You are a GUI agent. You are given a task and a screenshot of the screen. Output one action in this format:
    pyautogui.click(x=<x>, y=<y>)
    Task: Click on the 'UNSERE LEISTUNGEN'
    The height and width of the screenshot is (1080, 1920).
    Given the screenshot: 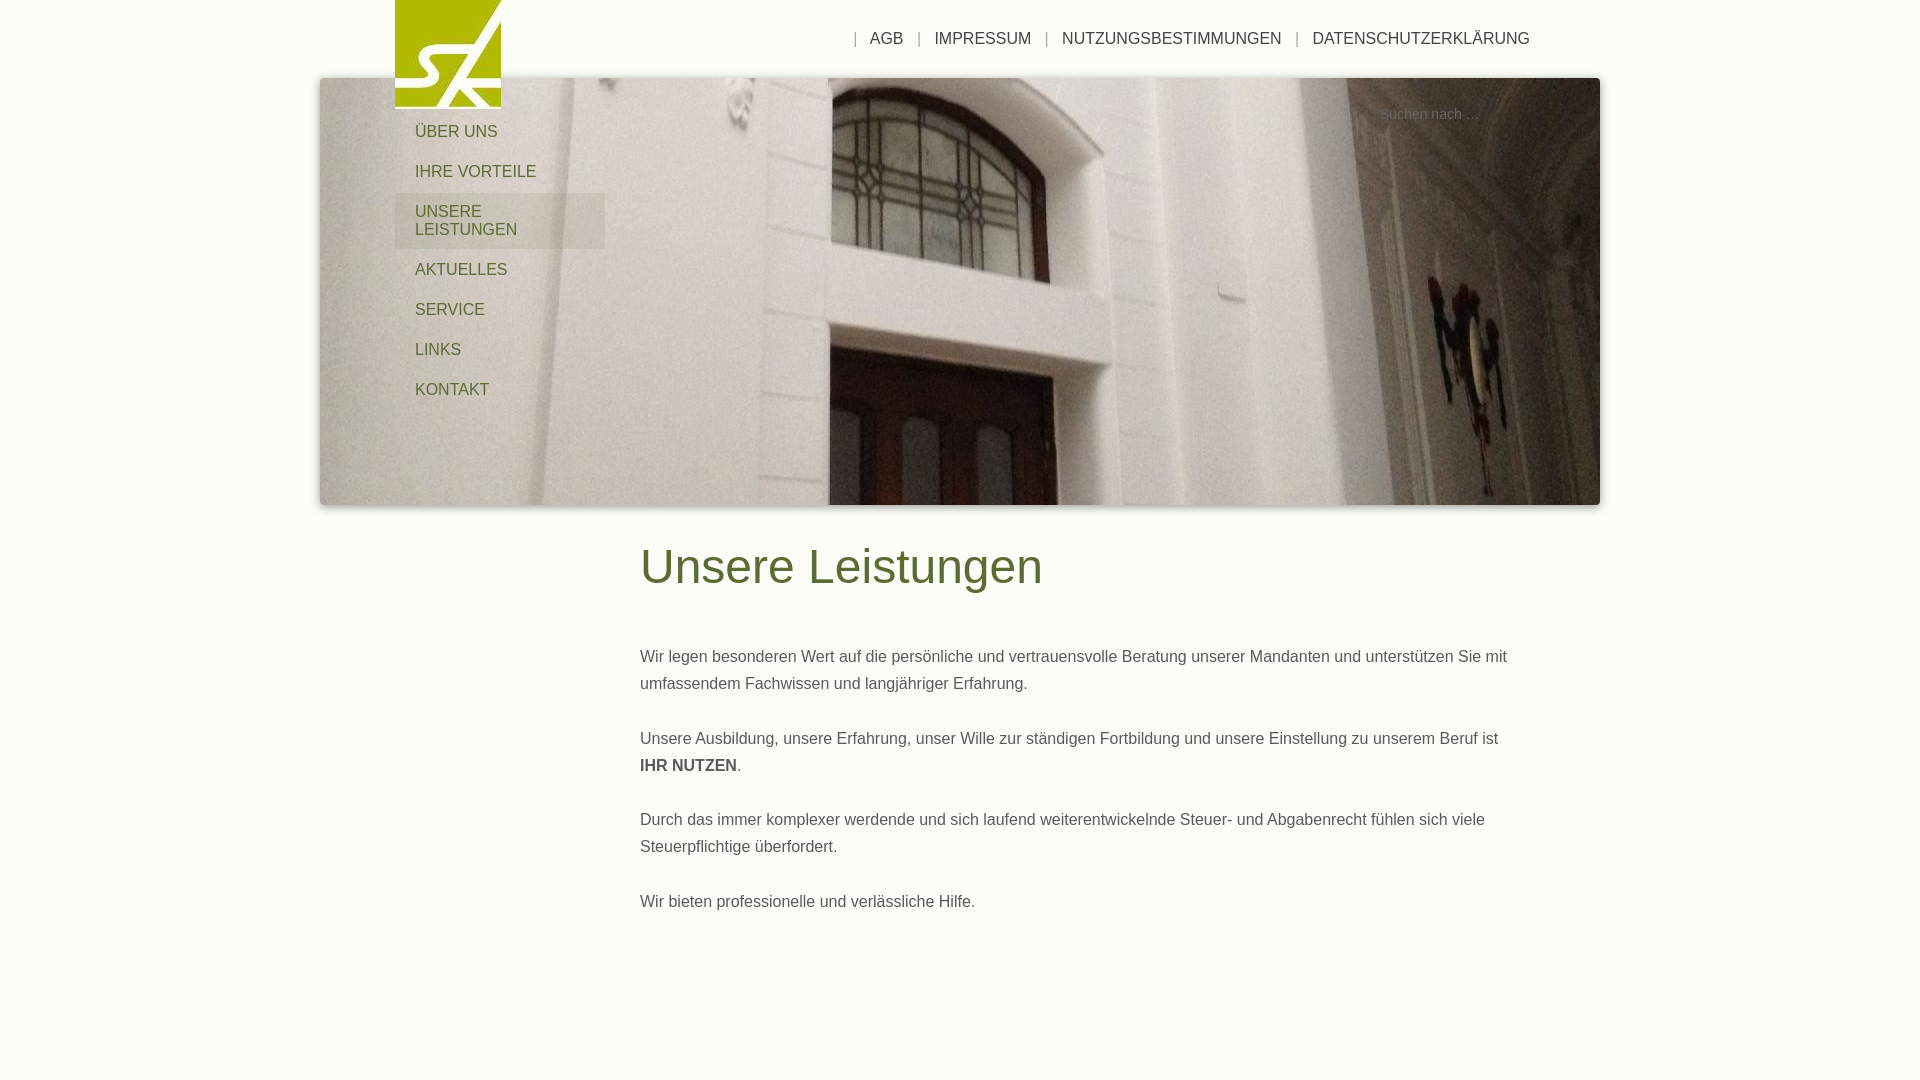 What is the action you would take?
    pyautogui.click(x=499, y=220)
    